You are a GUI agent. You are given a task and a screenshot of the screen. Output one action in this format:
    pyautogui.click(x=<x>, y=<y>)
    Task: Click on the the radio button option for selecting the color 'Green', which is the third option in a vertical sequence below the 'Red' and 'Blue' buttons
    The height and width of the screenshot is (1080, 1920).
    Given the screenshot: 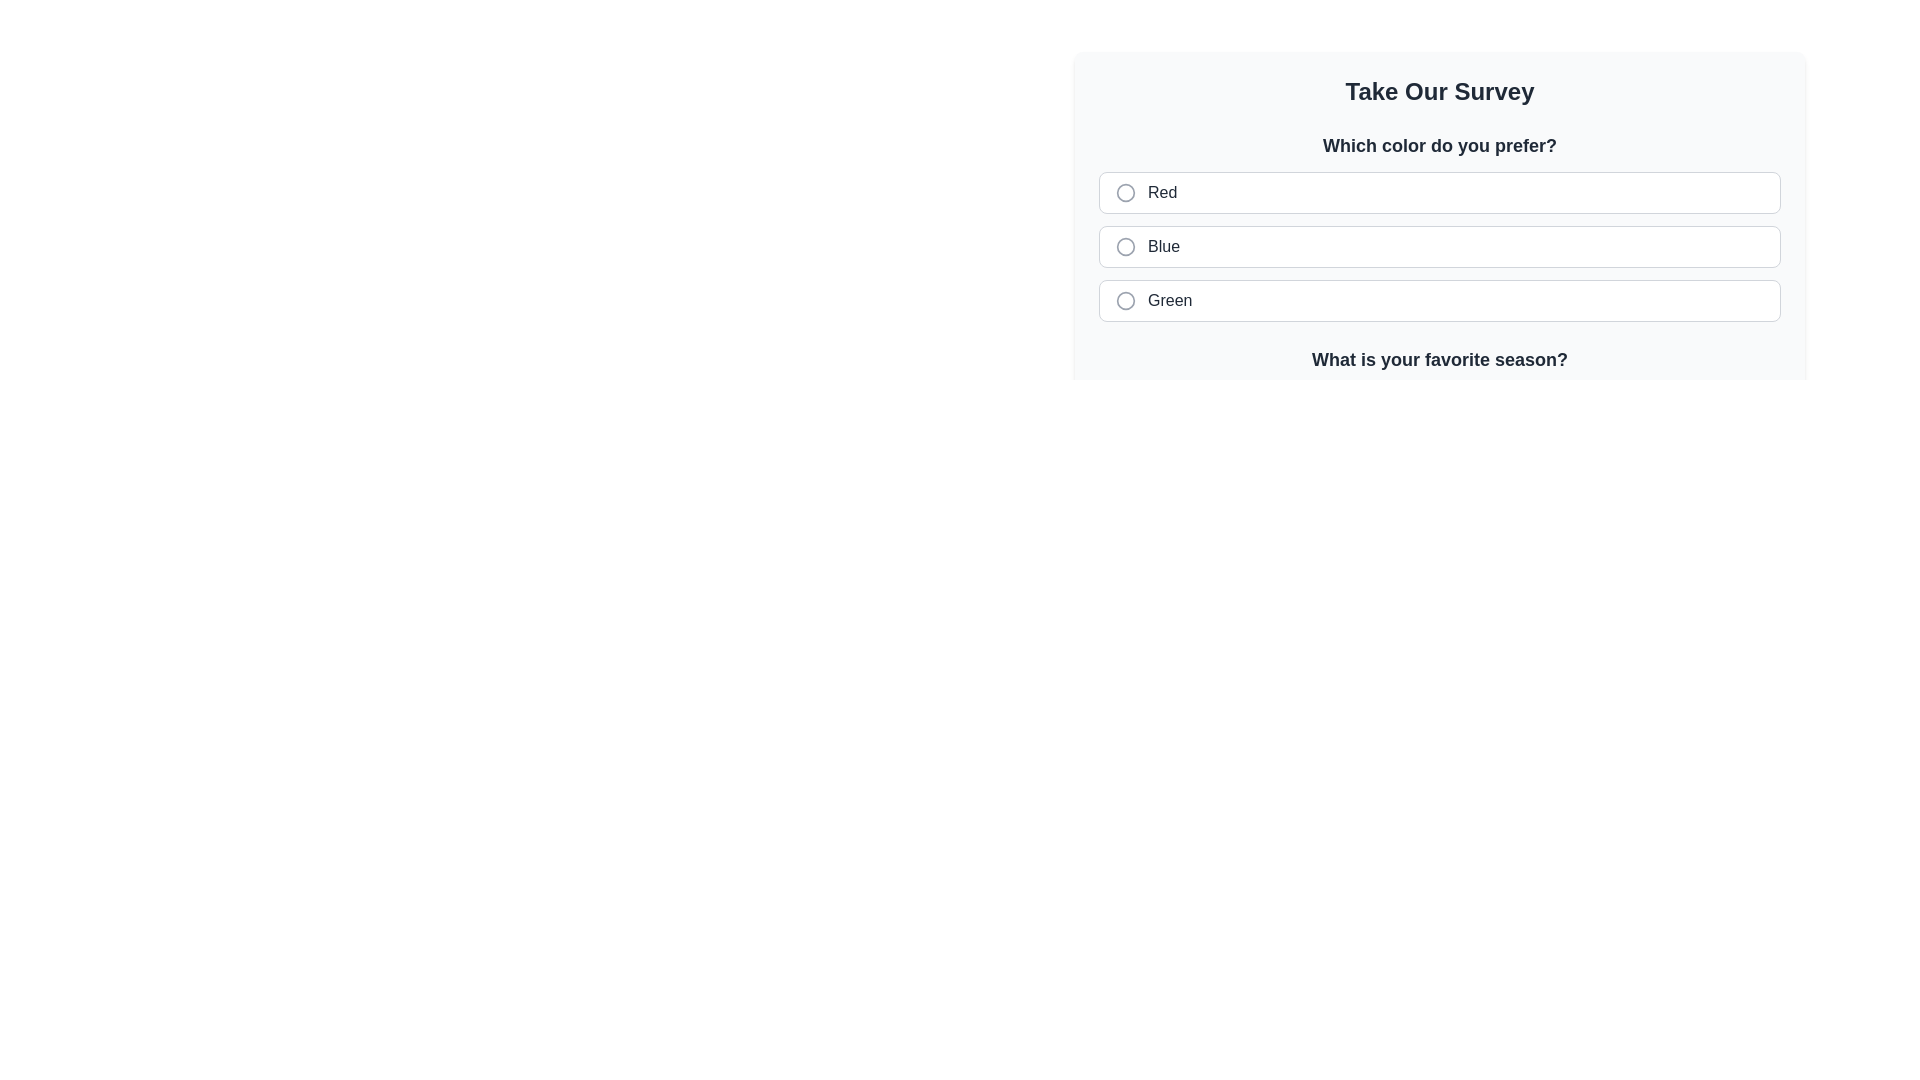 What is the action you would take?
    pyautogui.click(x=1440, y=300)
    